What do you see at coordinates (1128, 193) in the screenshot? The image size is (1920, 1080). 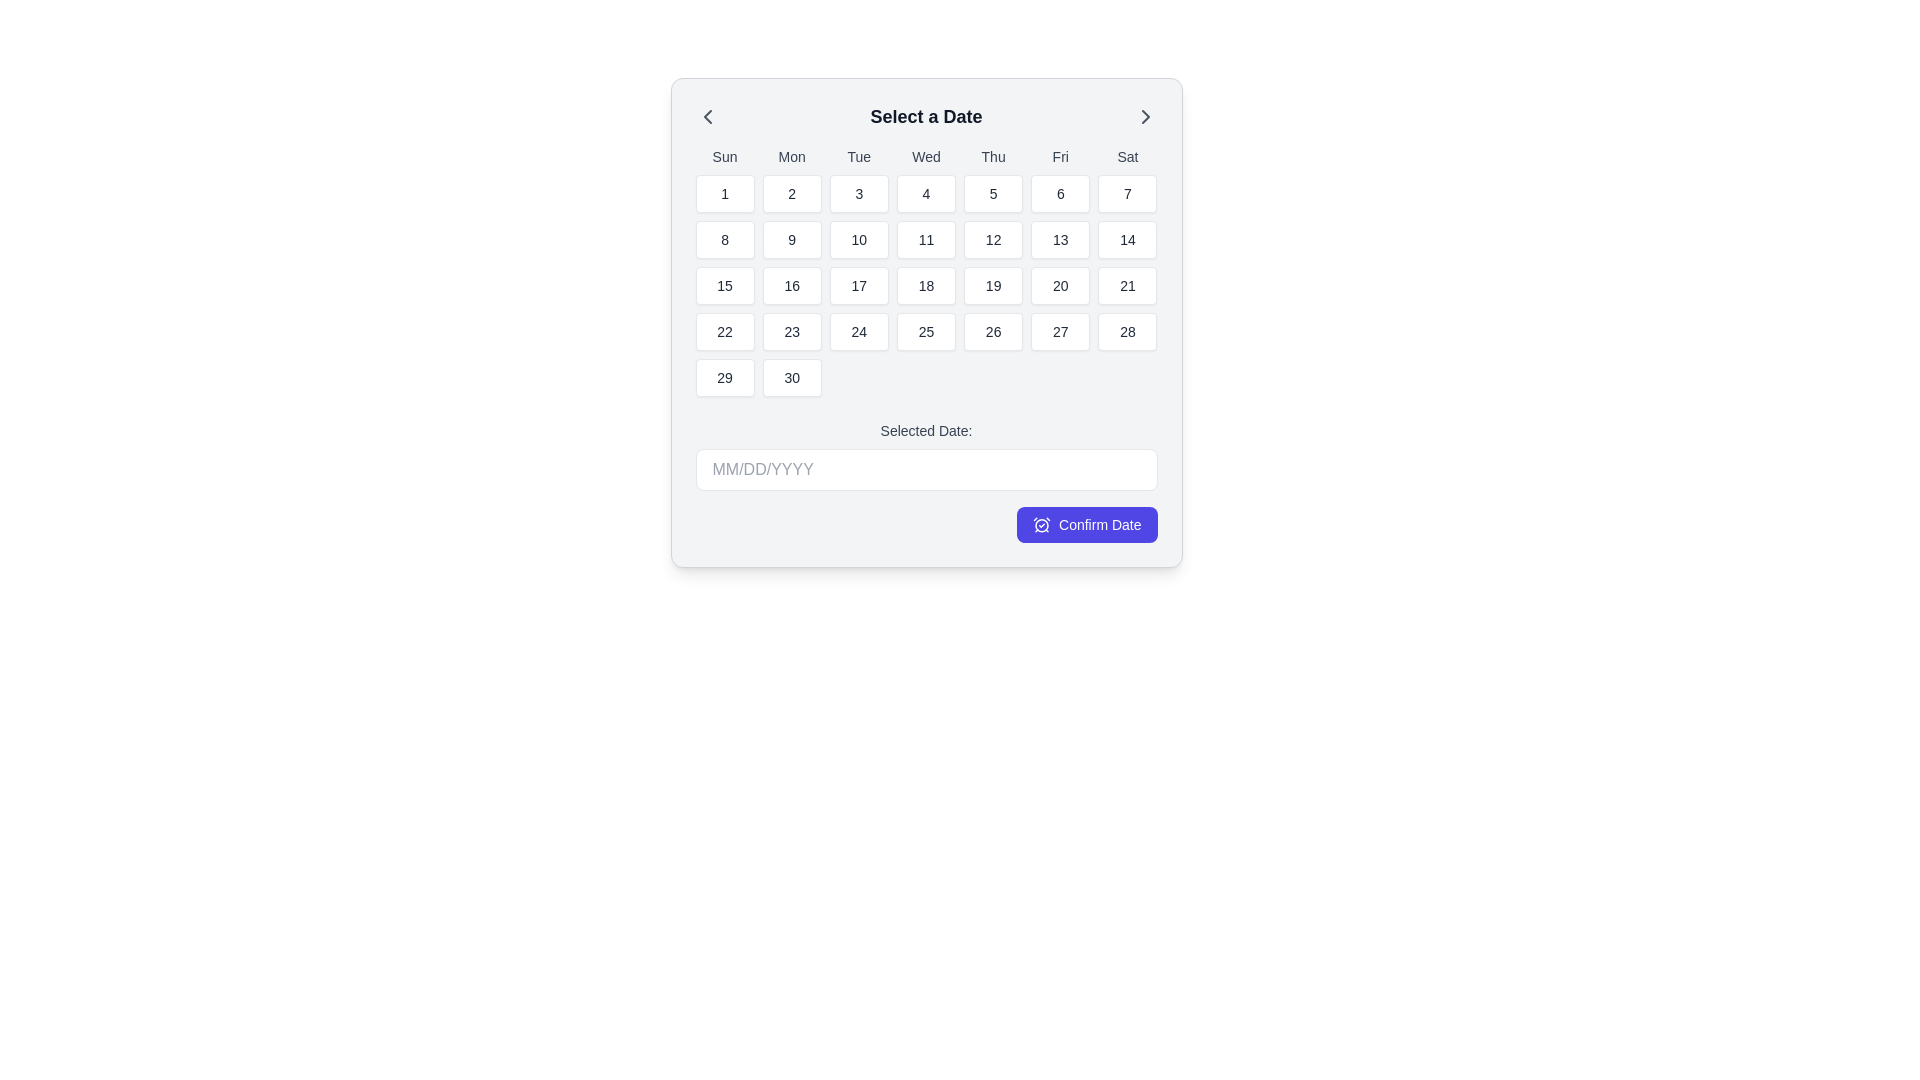 I see `the selectable date button representing the date '7' in the first row of the calendar grid under the 'Sat' column` at bounding box center [1128, 193].